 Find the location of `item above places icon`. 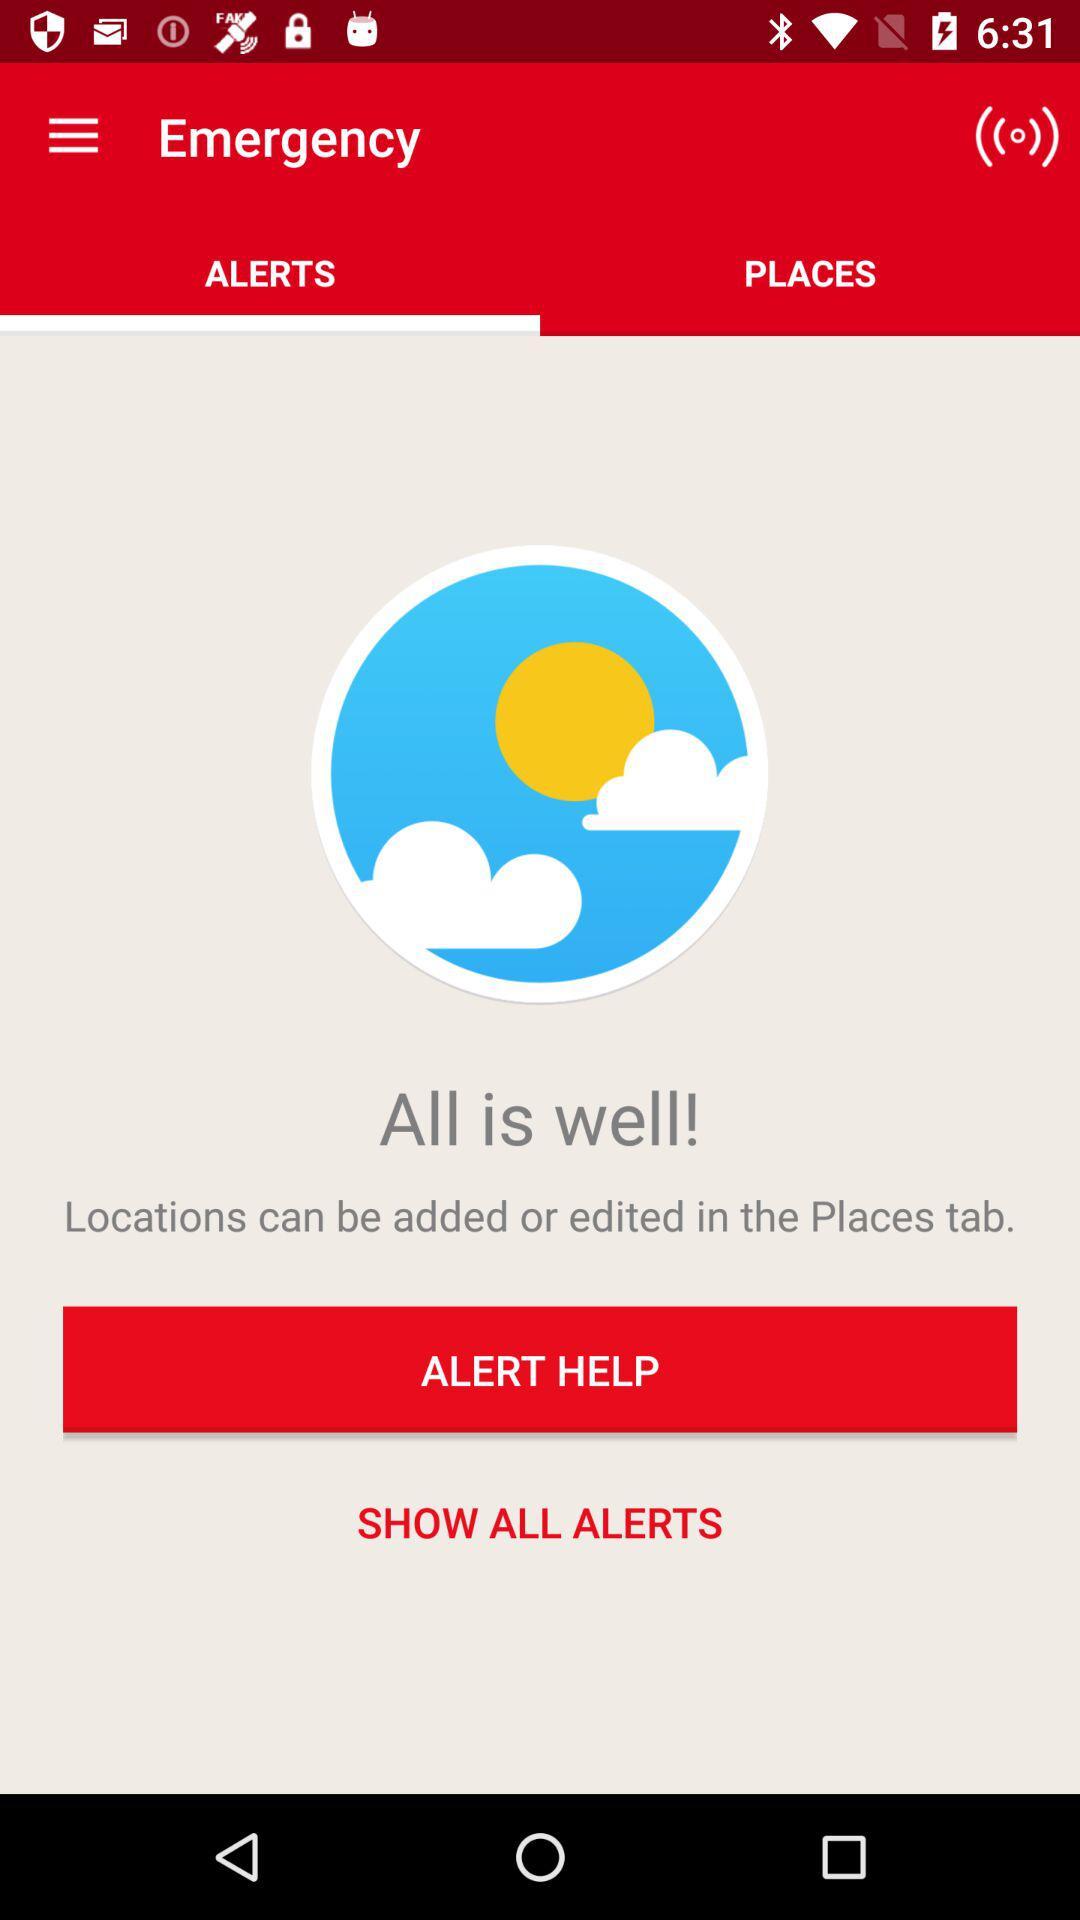

item above places icon is located at coordinates (1017, 135).